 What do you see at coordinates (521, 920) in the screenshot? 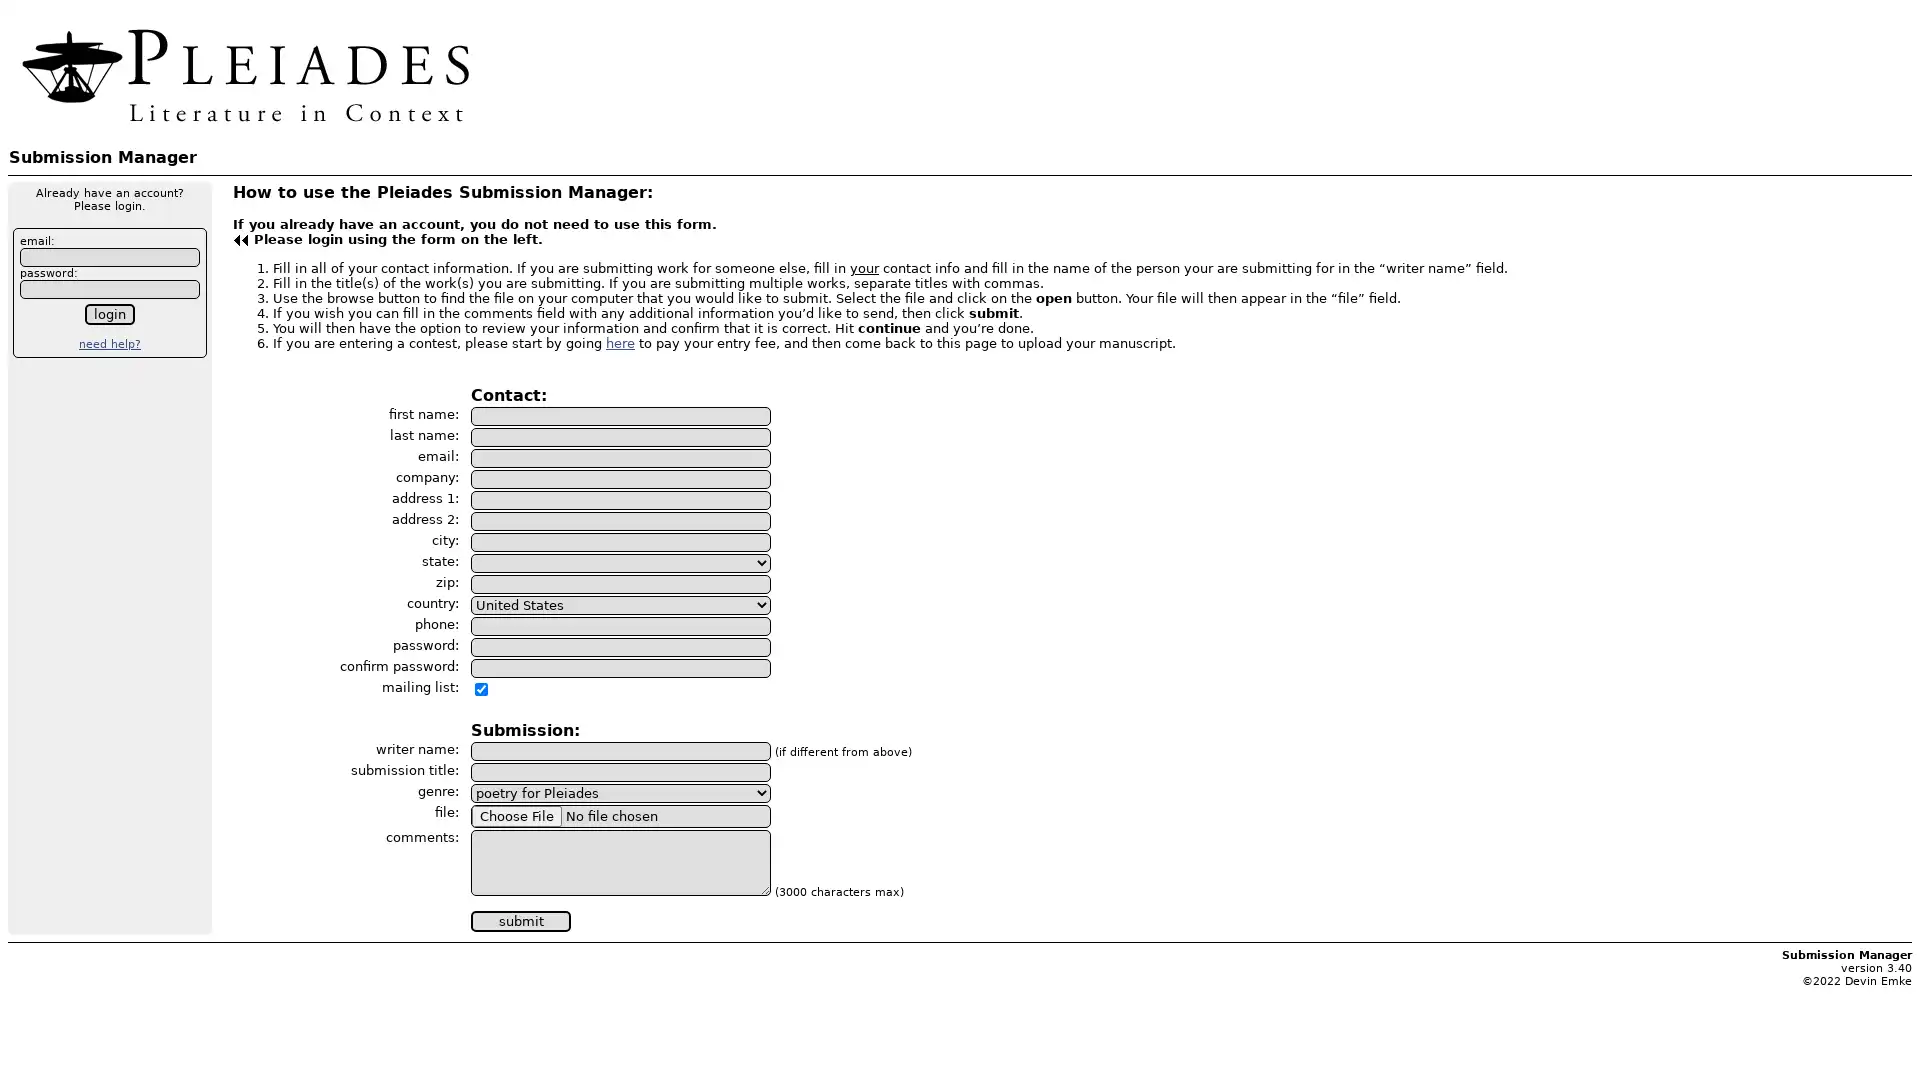
I see `submit` at bounding box center [521, 920].